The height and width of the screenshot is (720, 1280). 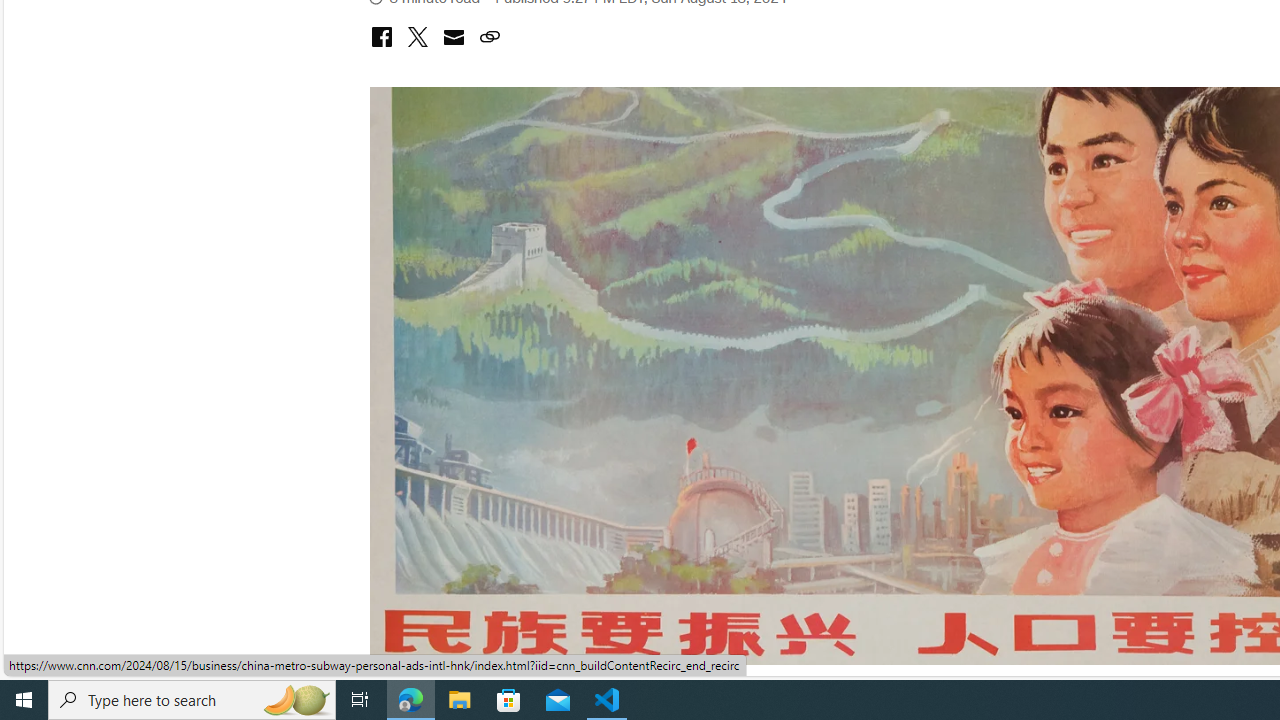 I want to click on 'Class: icon-ui-link', so click(x=489, y=37).